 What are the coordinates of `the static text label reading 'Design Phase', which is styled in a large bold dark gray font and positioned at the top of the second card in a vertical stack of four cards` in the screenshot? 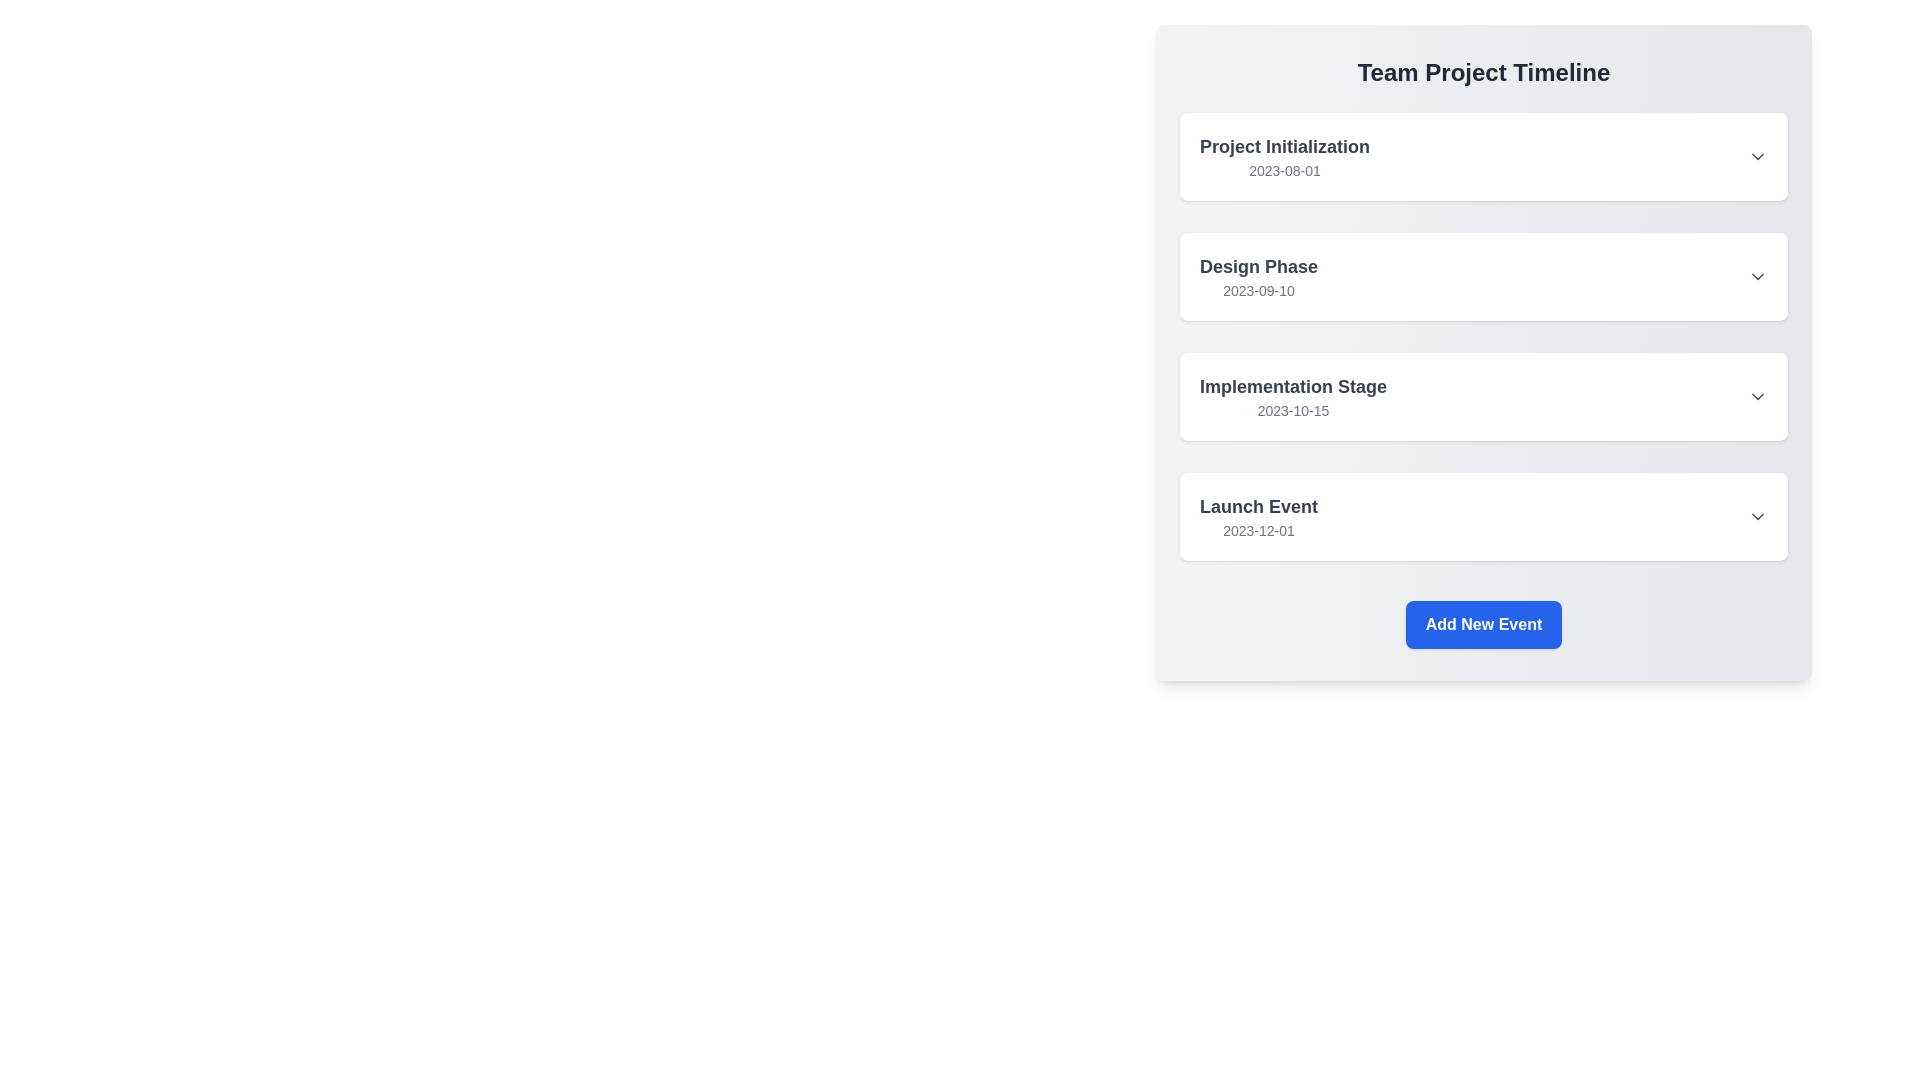 It's located at (1257, 265).